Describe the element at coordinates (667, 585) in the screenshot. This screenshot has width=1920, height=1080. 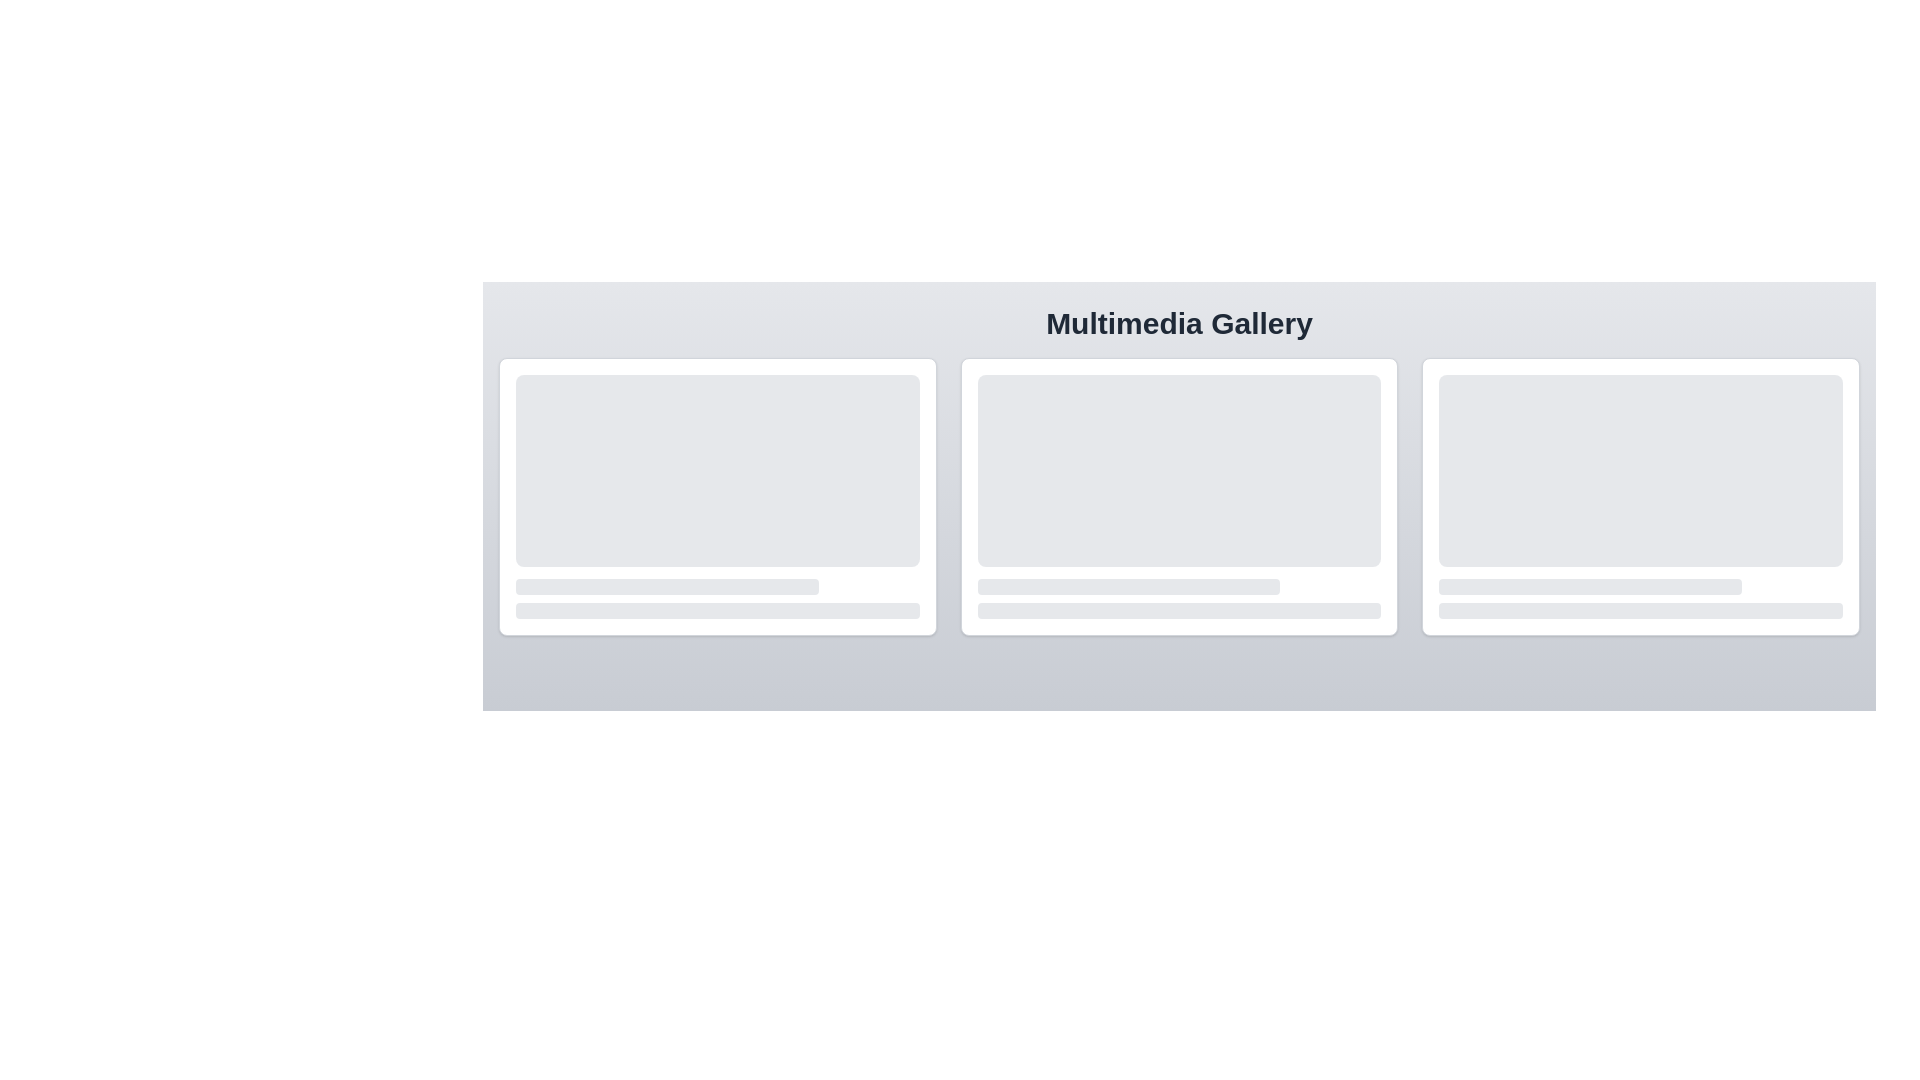
I see `the loading animation of the Placeholder content block, which is a horizontally elongated rectangle with a light gray background and rounded corners, indicating placeholder content` at that location.